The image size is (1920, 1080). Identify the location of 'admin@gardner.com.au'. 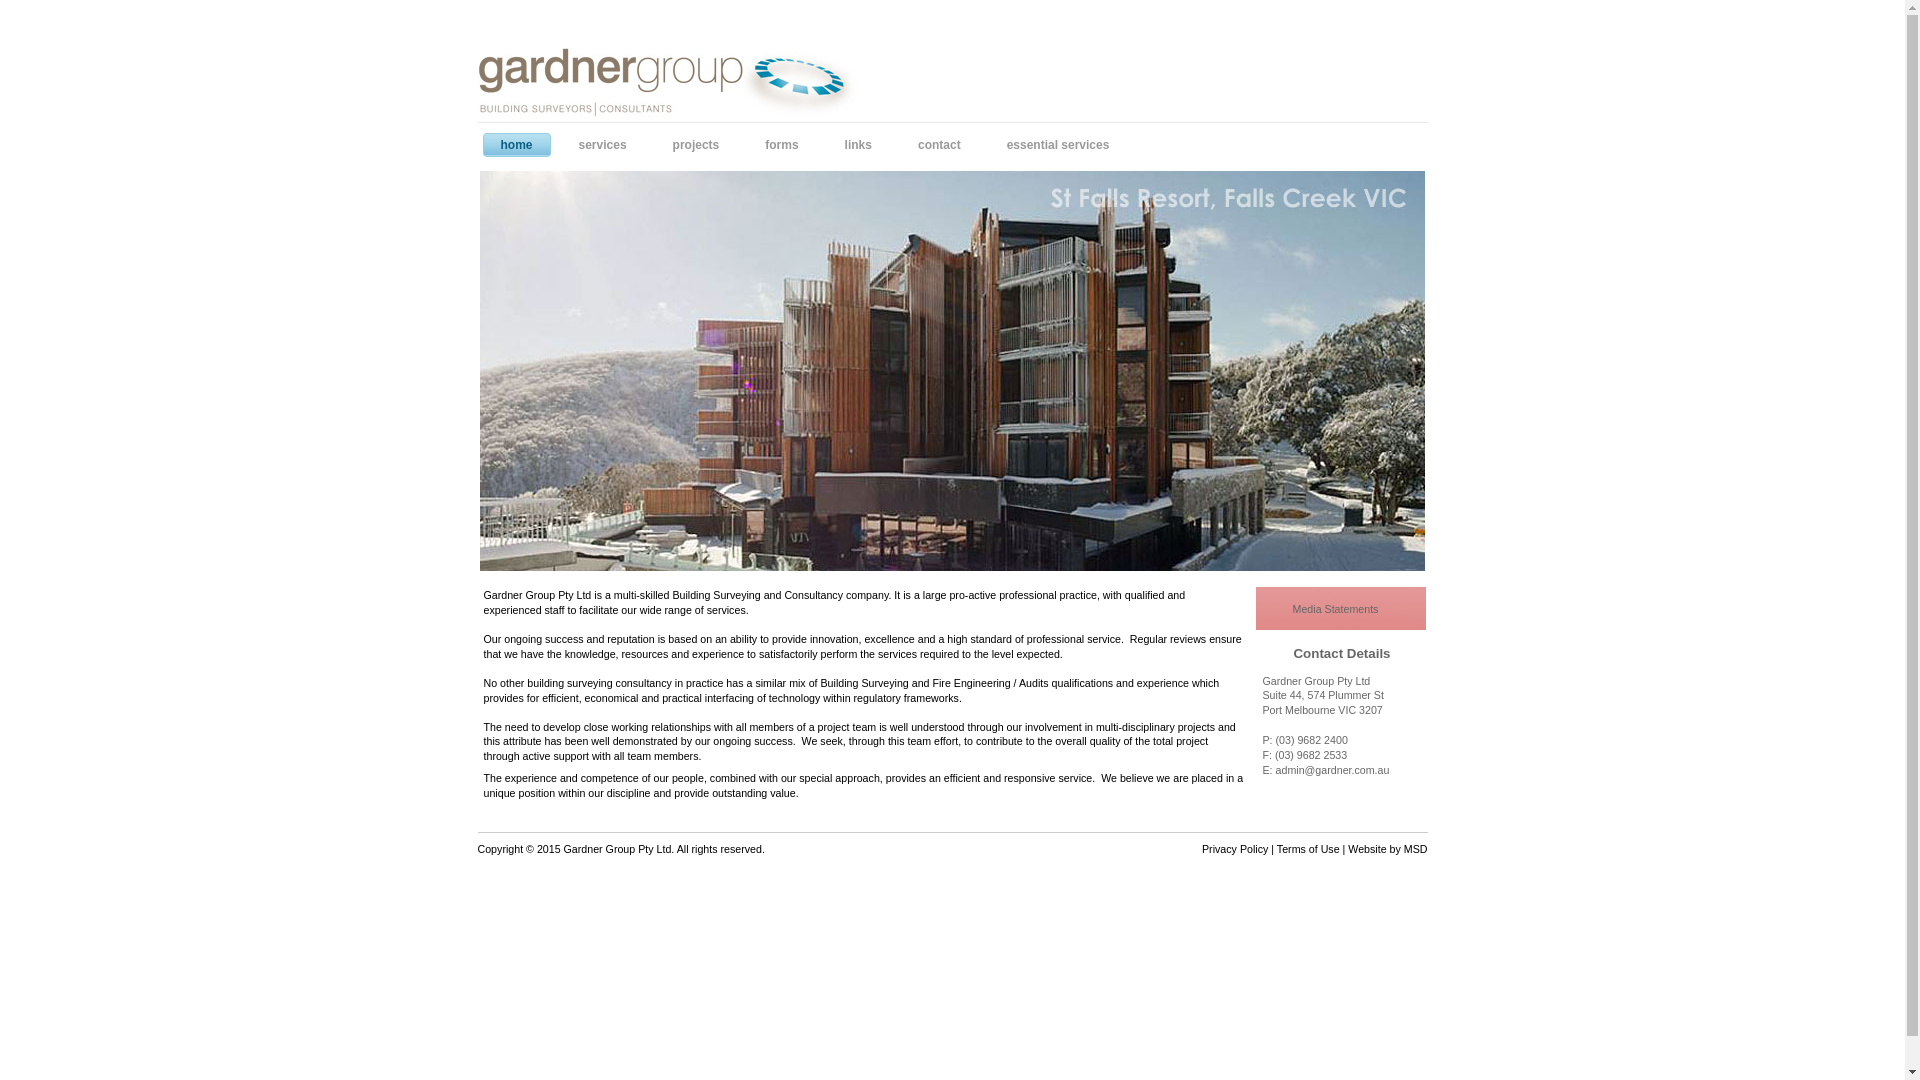
(1338, 770).